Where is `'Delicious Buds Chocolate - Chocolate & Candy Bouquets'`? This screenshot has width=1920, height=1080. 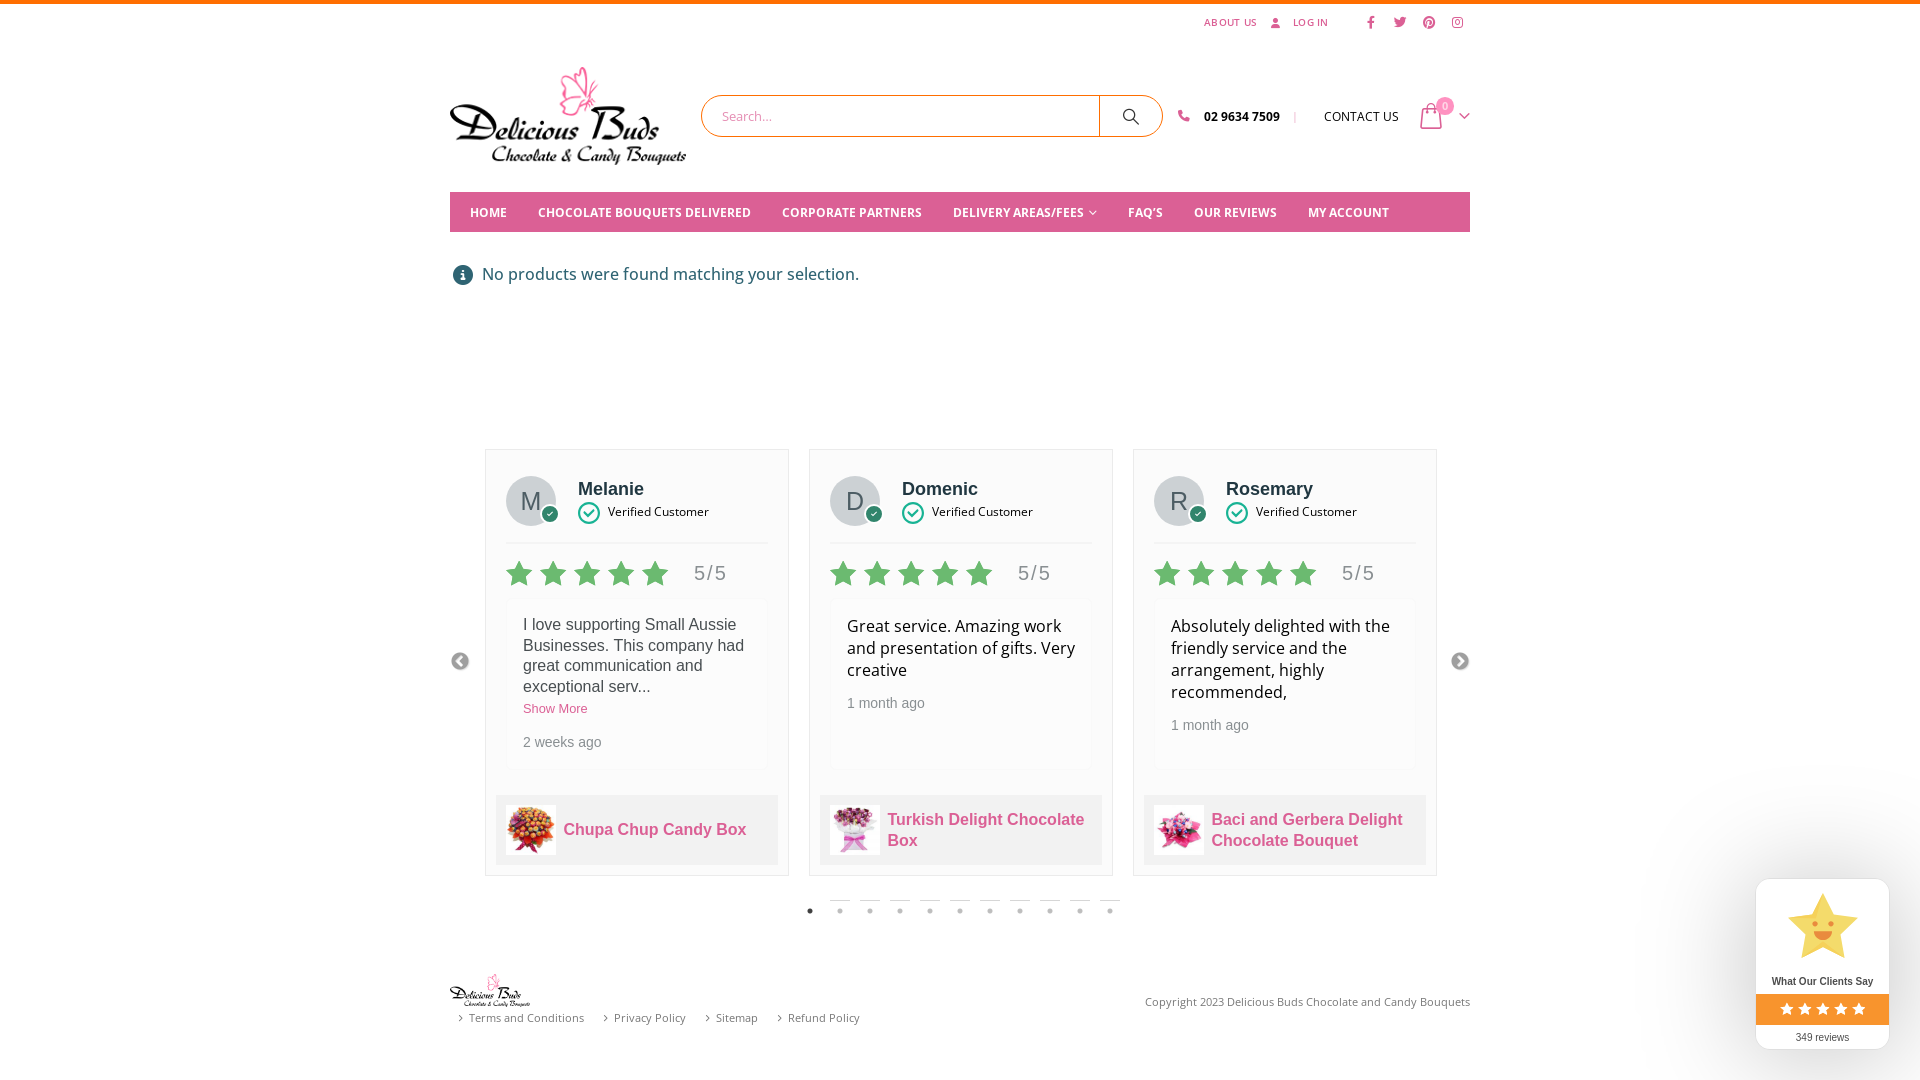
'Delicious Buds Chocolate - Chocolate & Candy Bouquets' is located at coordinates (566, 115).